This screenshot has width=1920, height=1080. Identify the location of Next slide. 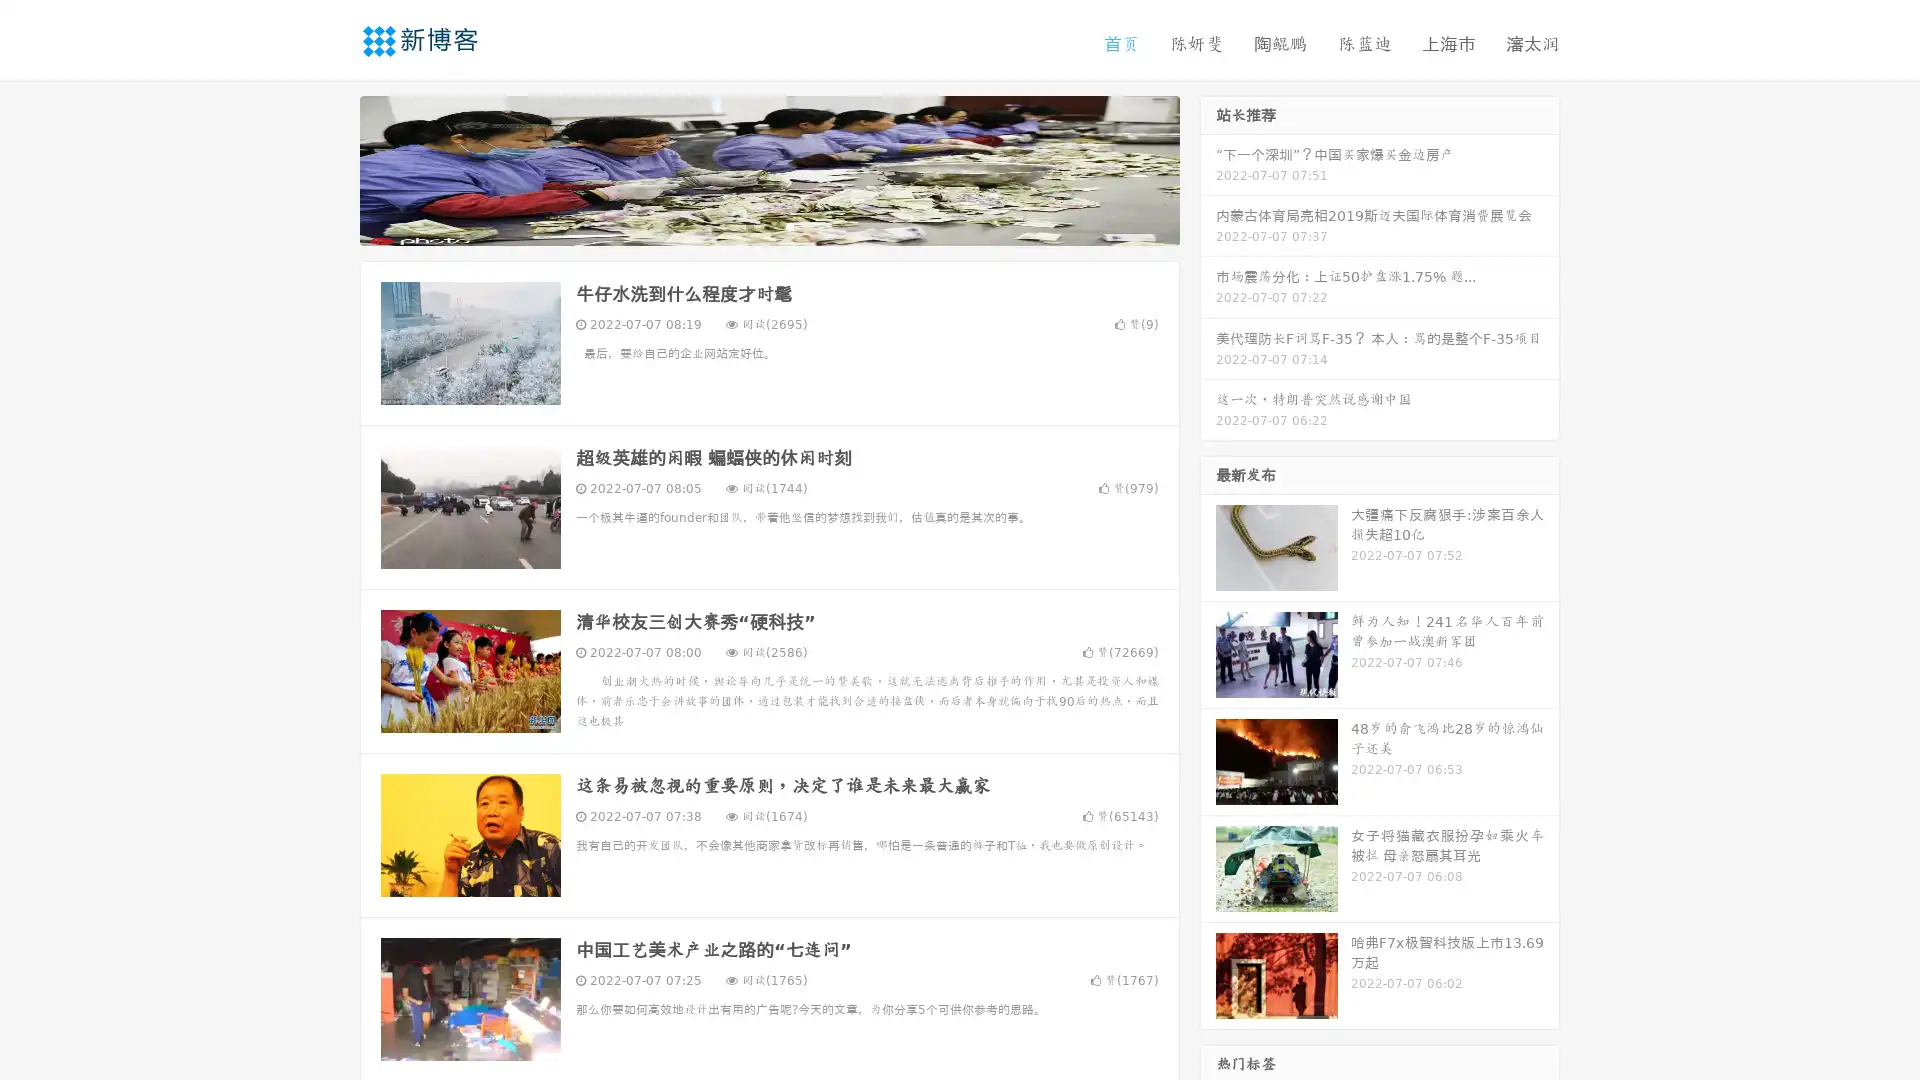
(1208, 168).